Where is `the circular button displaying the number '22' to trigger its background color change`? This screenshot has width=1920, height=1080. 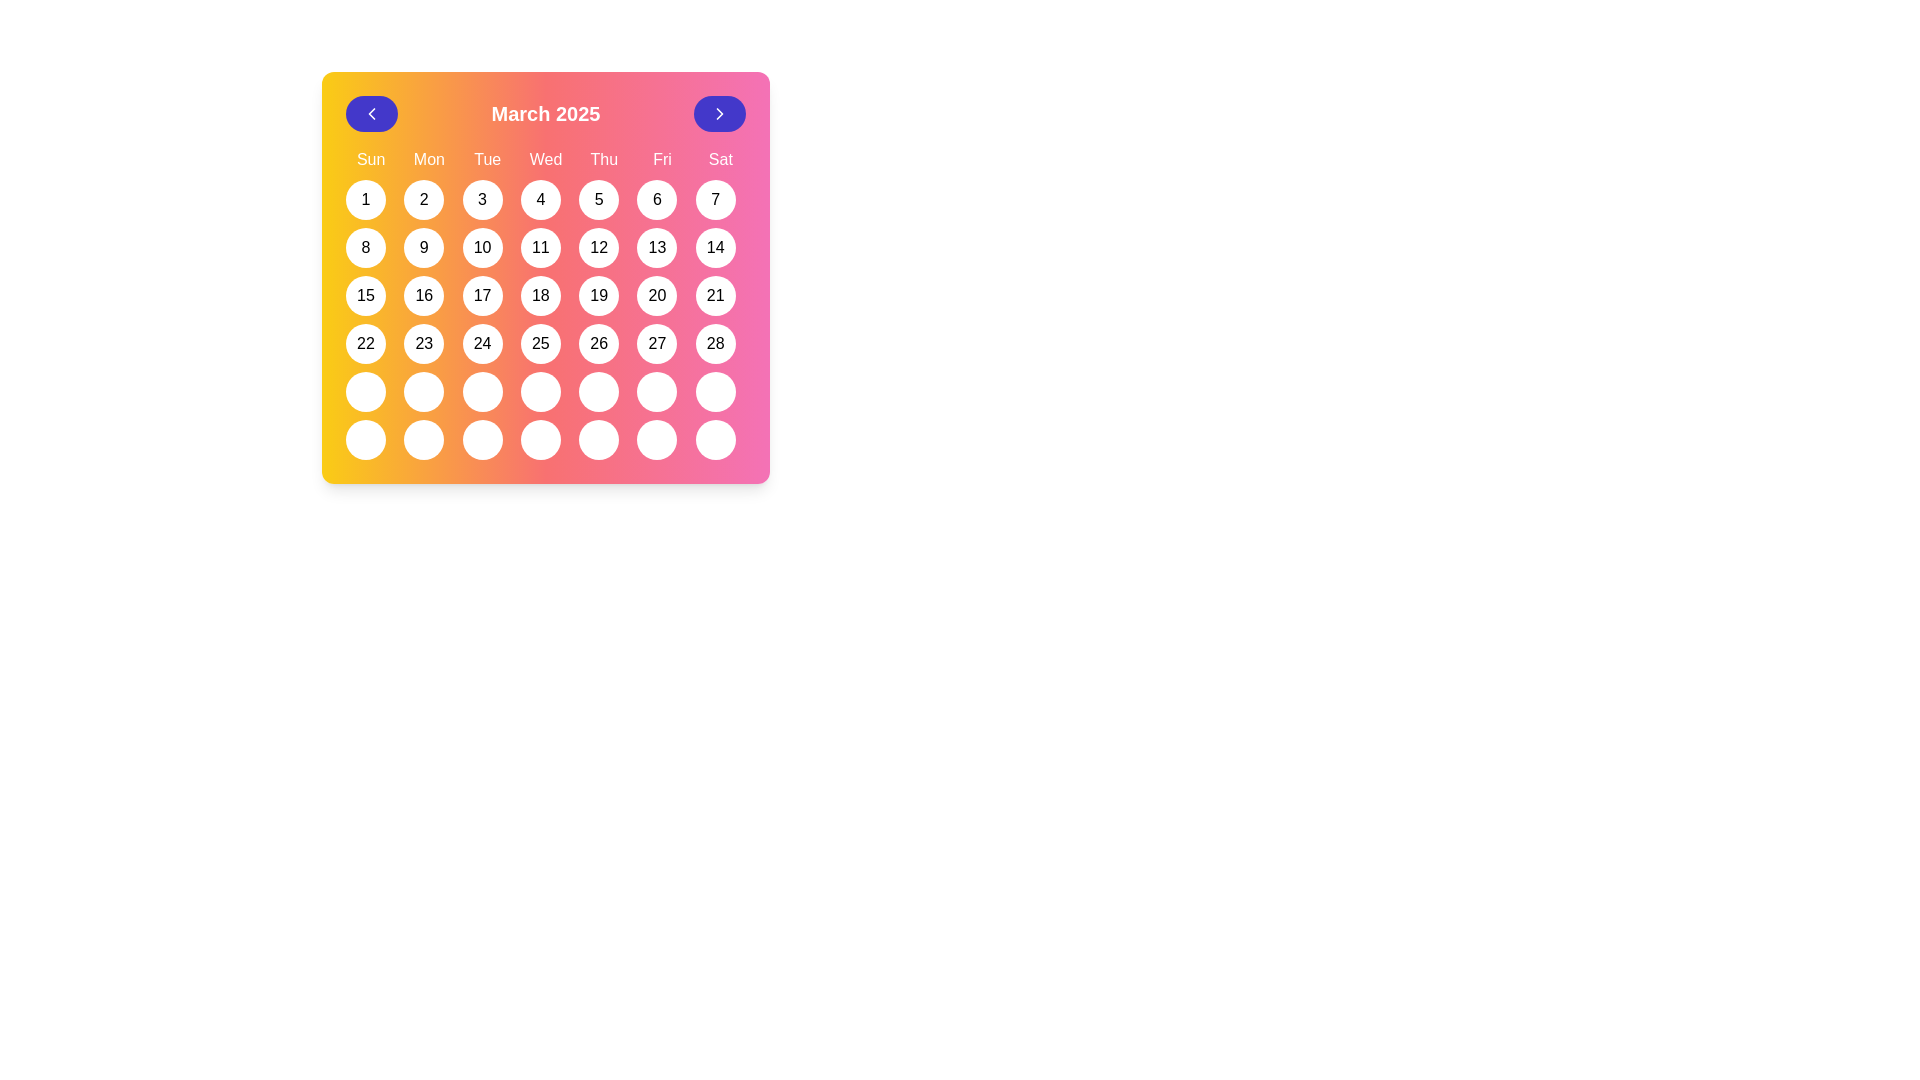
the circular button displaying the number '22' to trigger its background color change is located at coordinates (365, 342).